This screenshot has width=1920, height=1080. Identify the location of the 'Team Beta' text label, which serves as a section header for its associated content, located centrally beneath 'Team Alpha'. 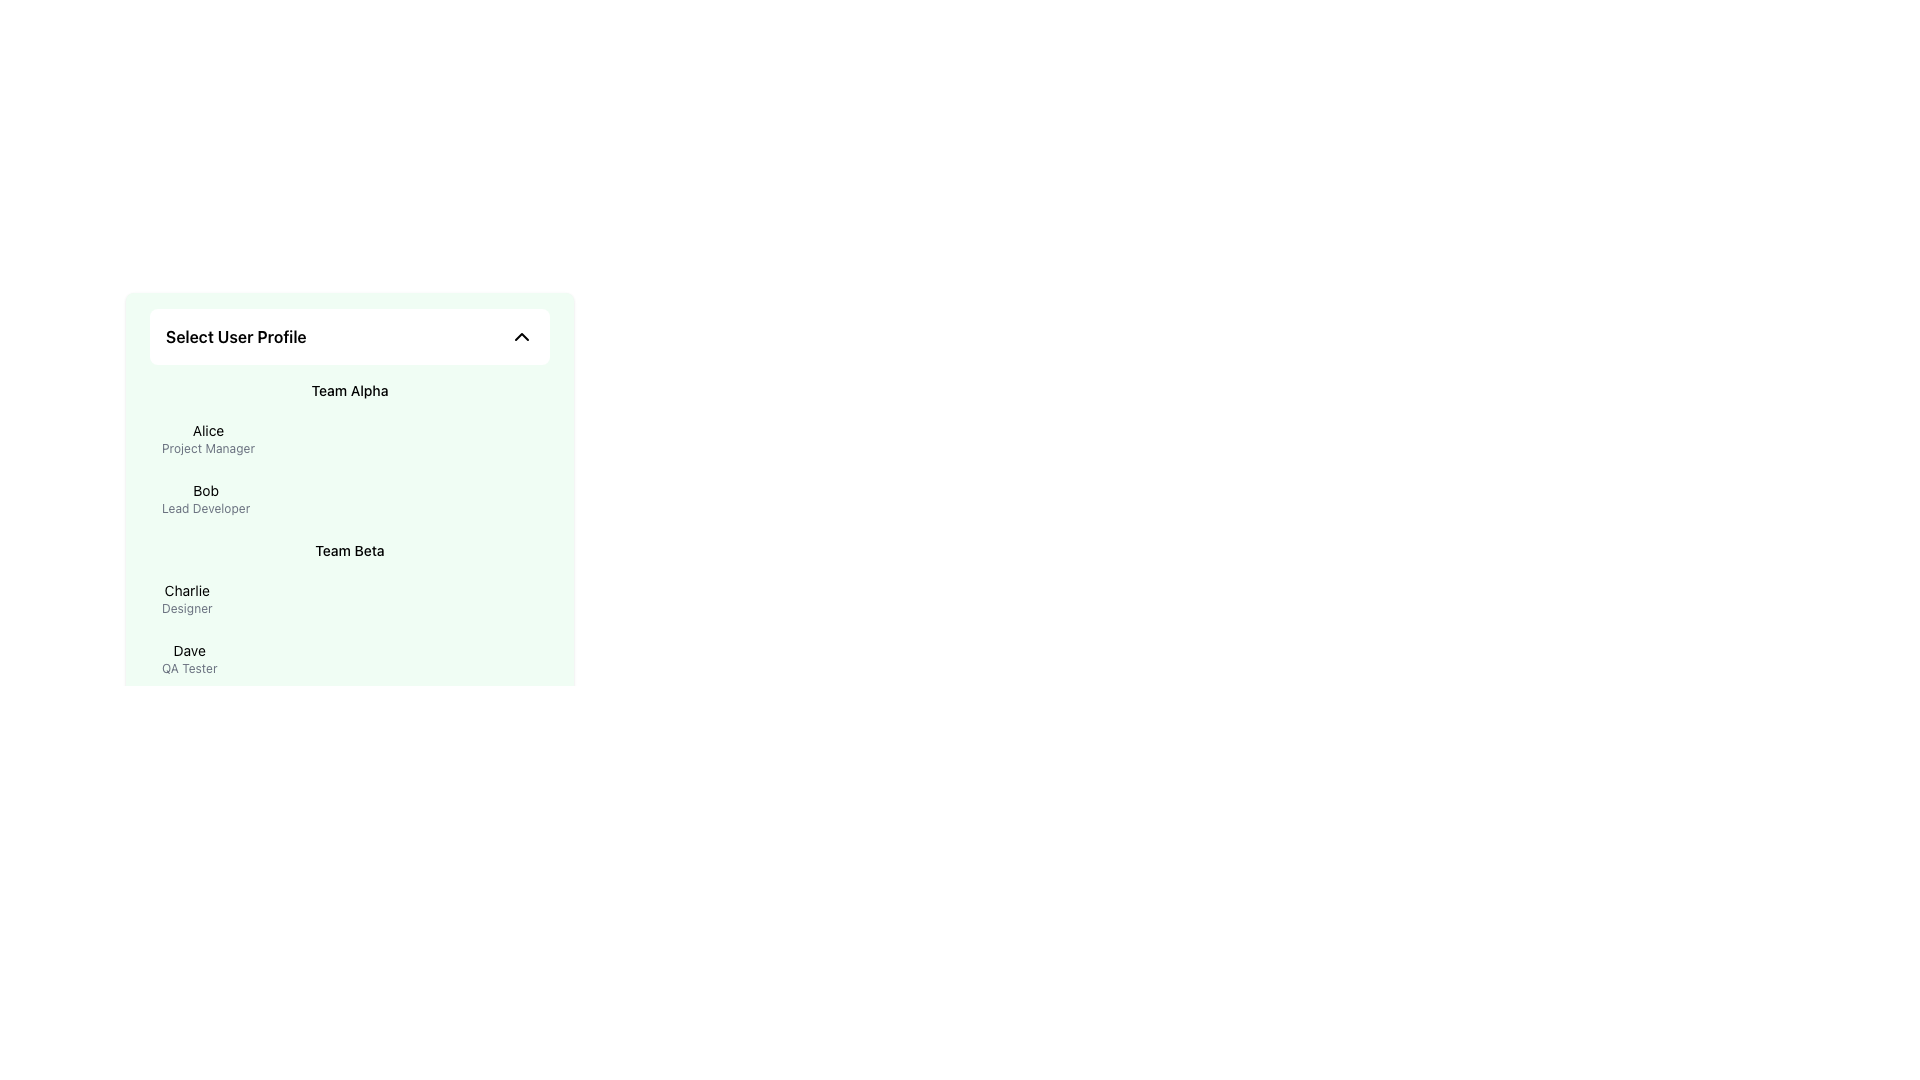
(350, 551).